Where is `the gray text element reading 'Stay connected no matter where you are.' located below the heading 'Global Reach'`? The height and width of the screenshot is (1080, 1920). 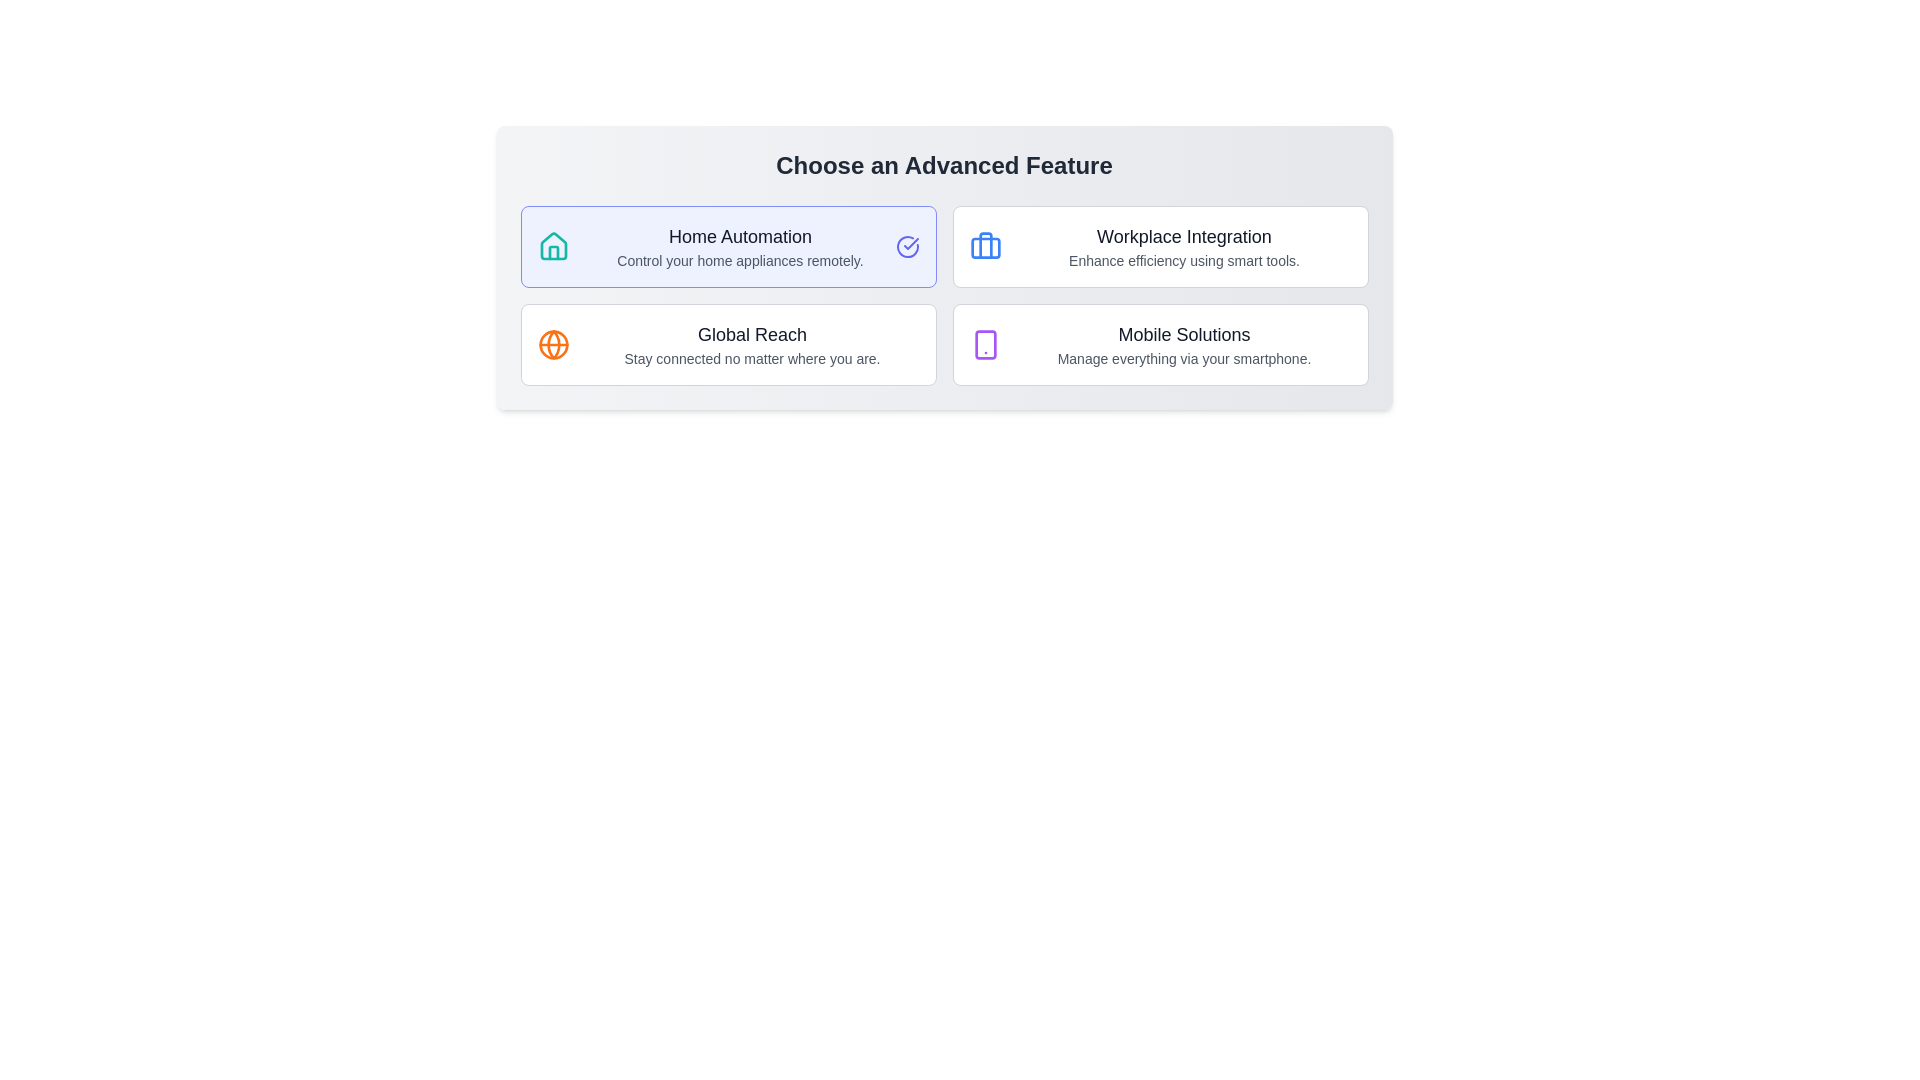
the gray text element reading 'Stay connected no matter where you are.' located below the heading 'Global Reach' is located at coordinates (751, 357).